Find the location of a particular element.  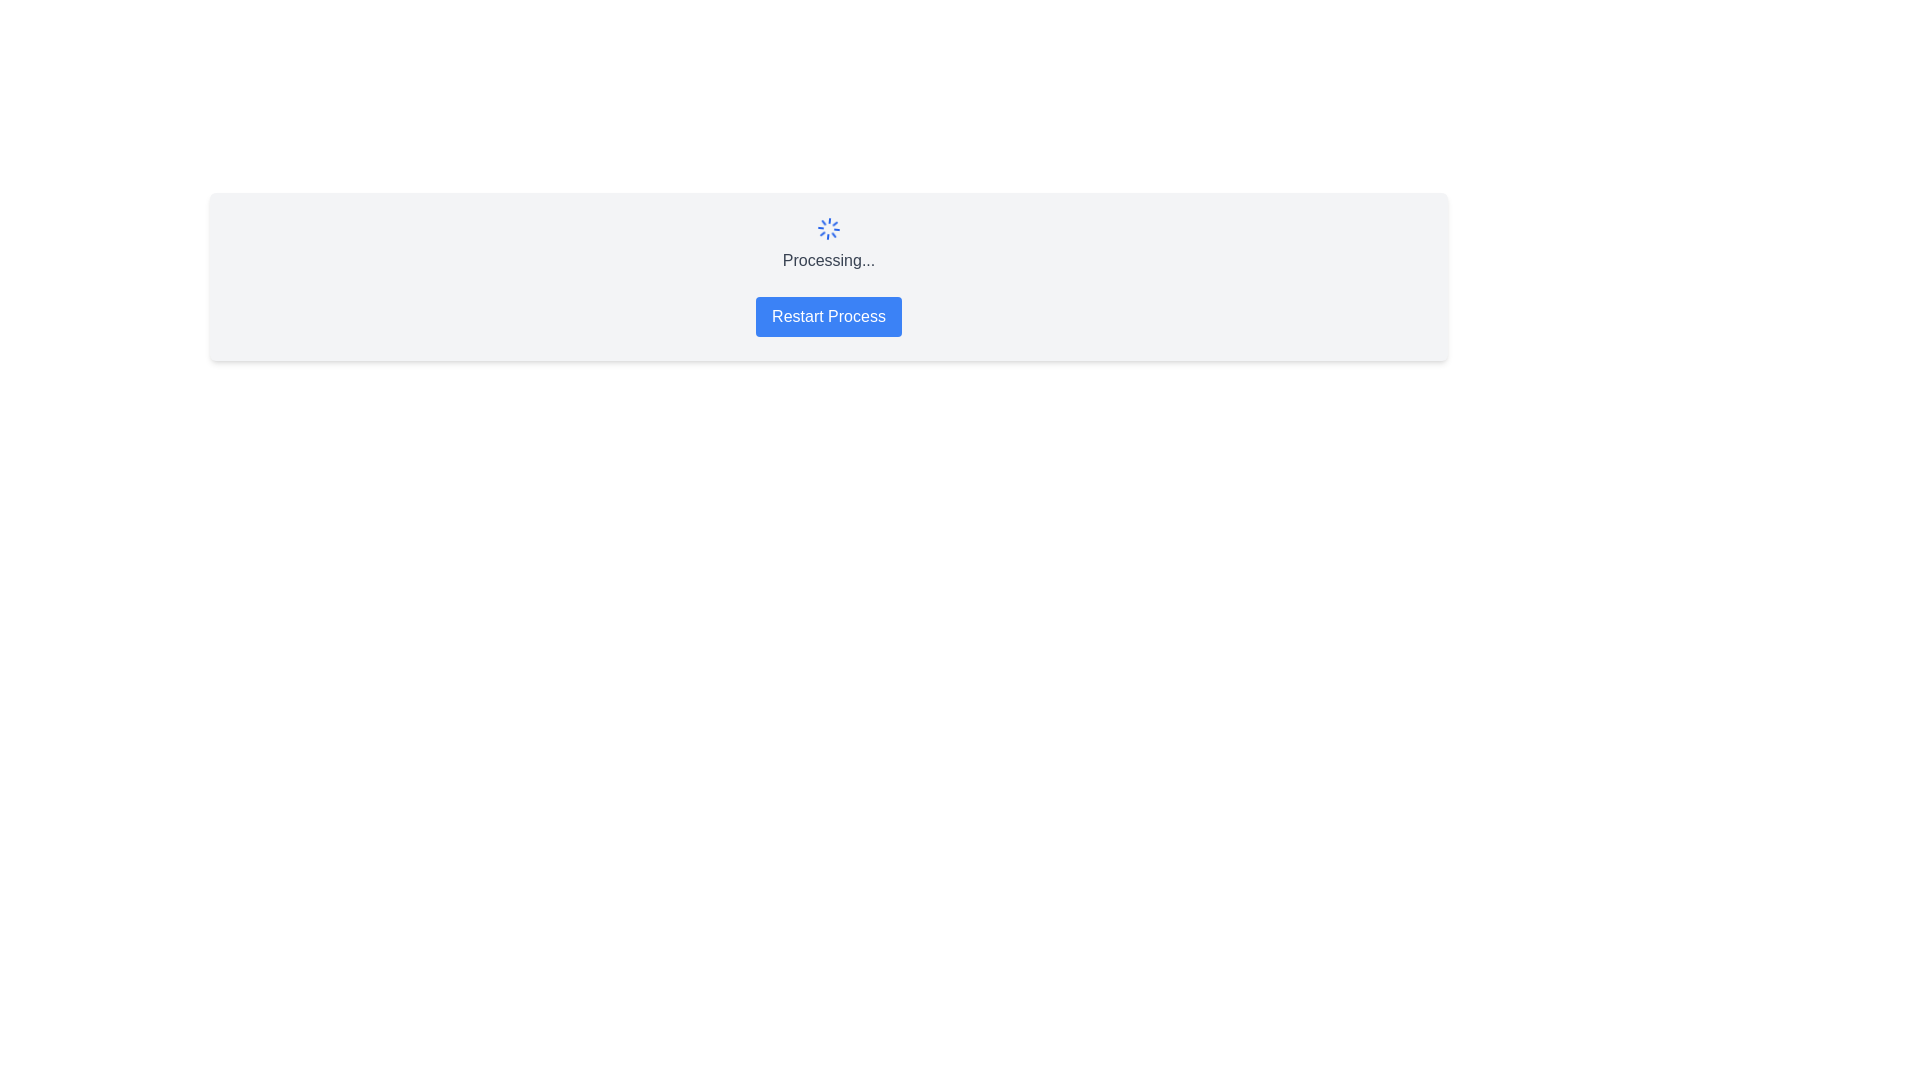

the Static Text Label displaying 'Processing...' which is centered below a spinner and above the 'Restart Process' button is located at coordinates (829, 260).